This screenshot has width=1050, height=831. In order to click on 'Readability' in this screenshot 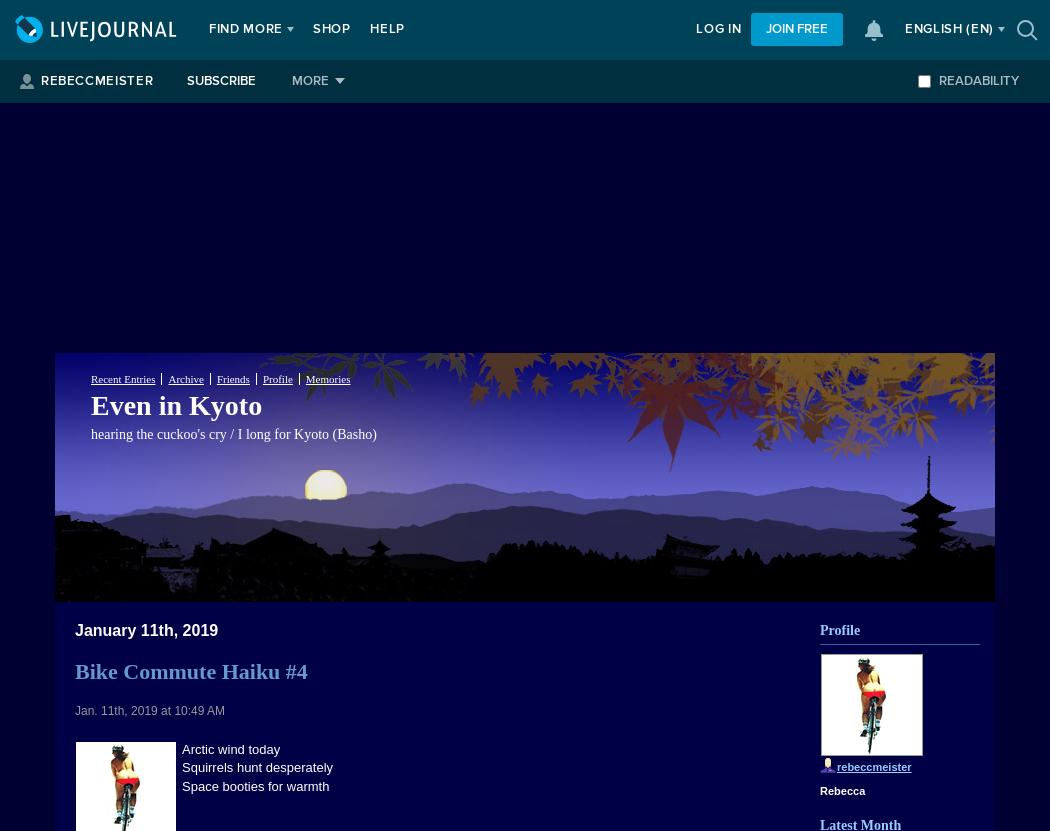, I will do `click(979, 80)`.